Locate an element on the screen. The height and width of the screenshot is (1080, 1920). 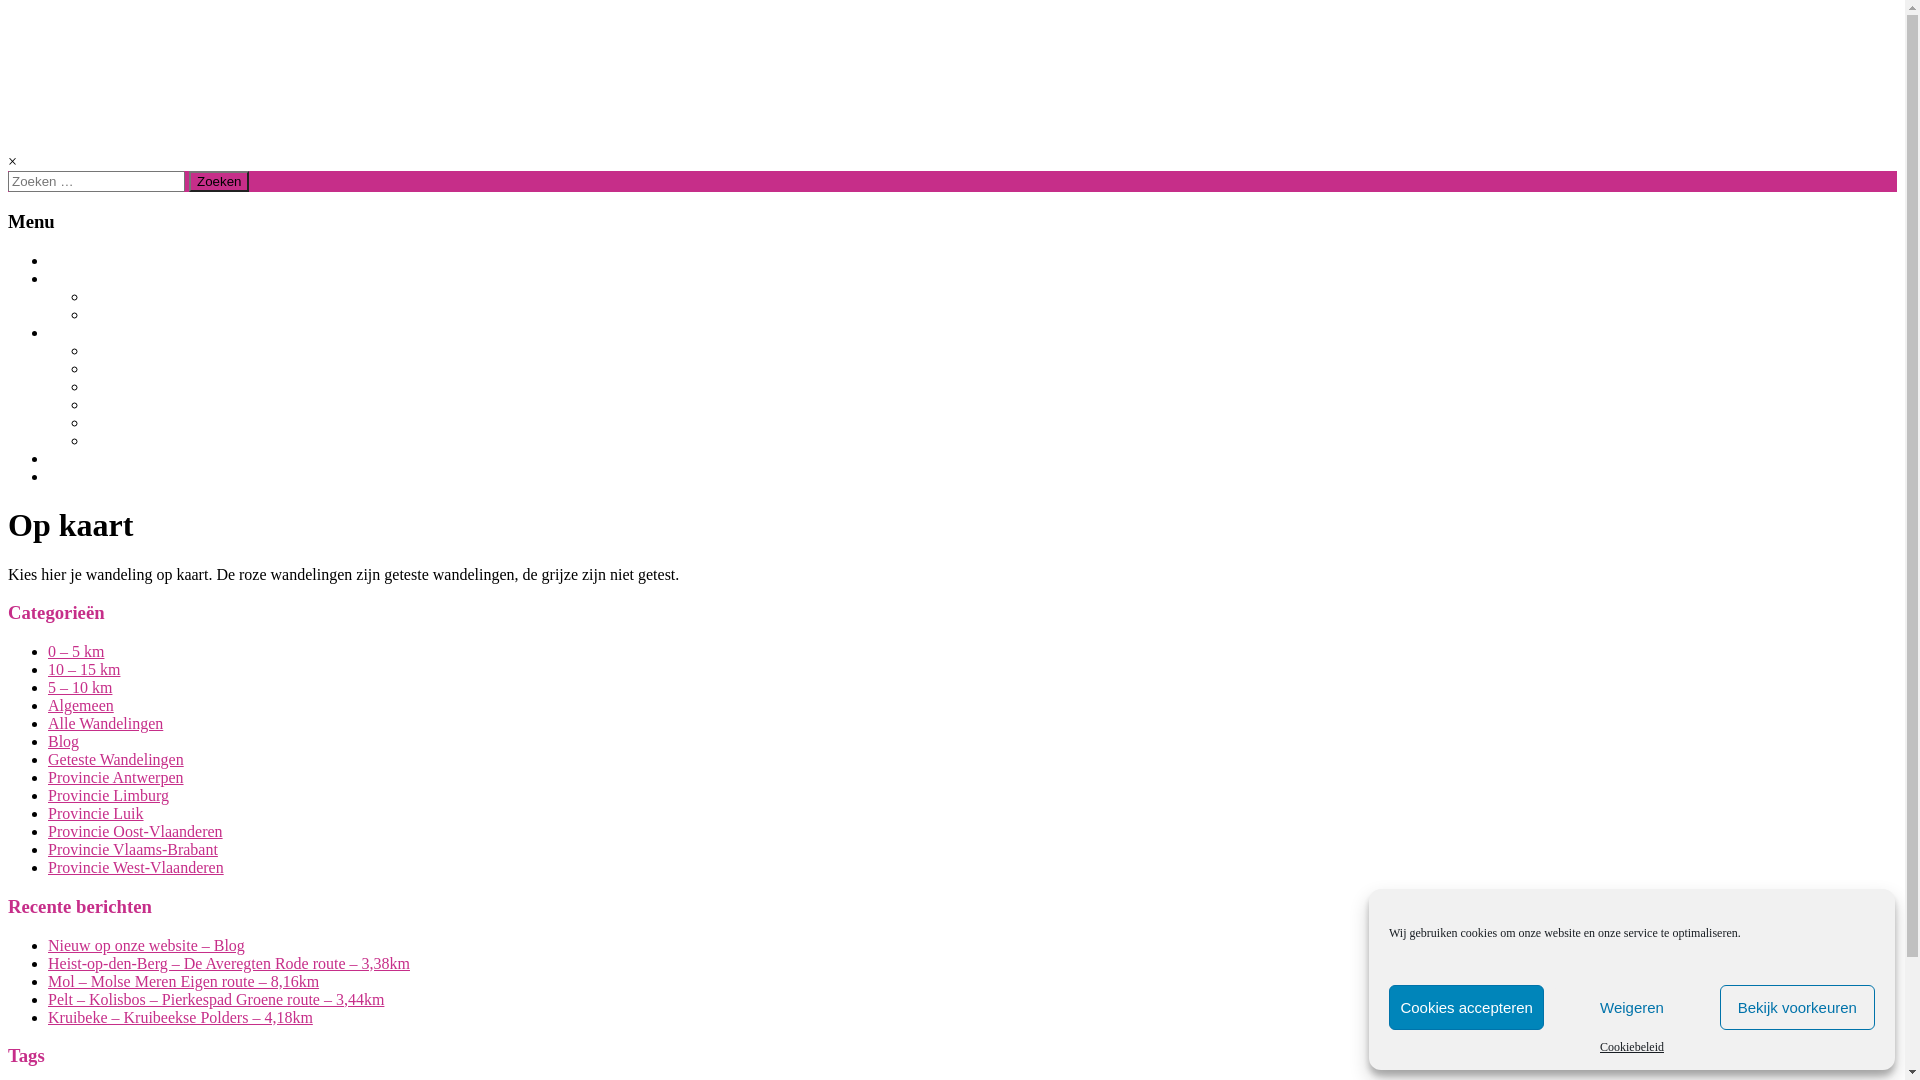
'Alle Wandelingen' is located at coordinates (104, 723).